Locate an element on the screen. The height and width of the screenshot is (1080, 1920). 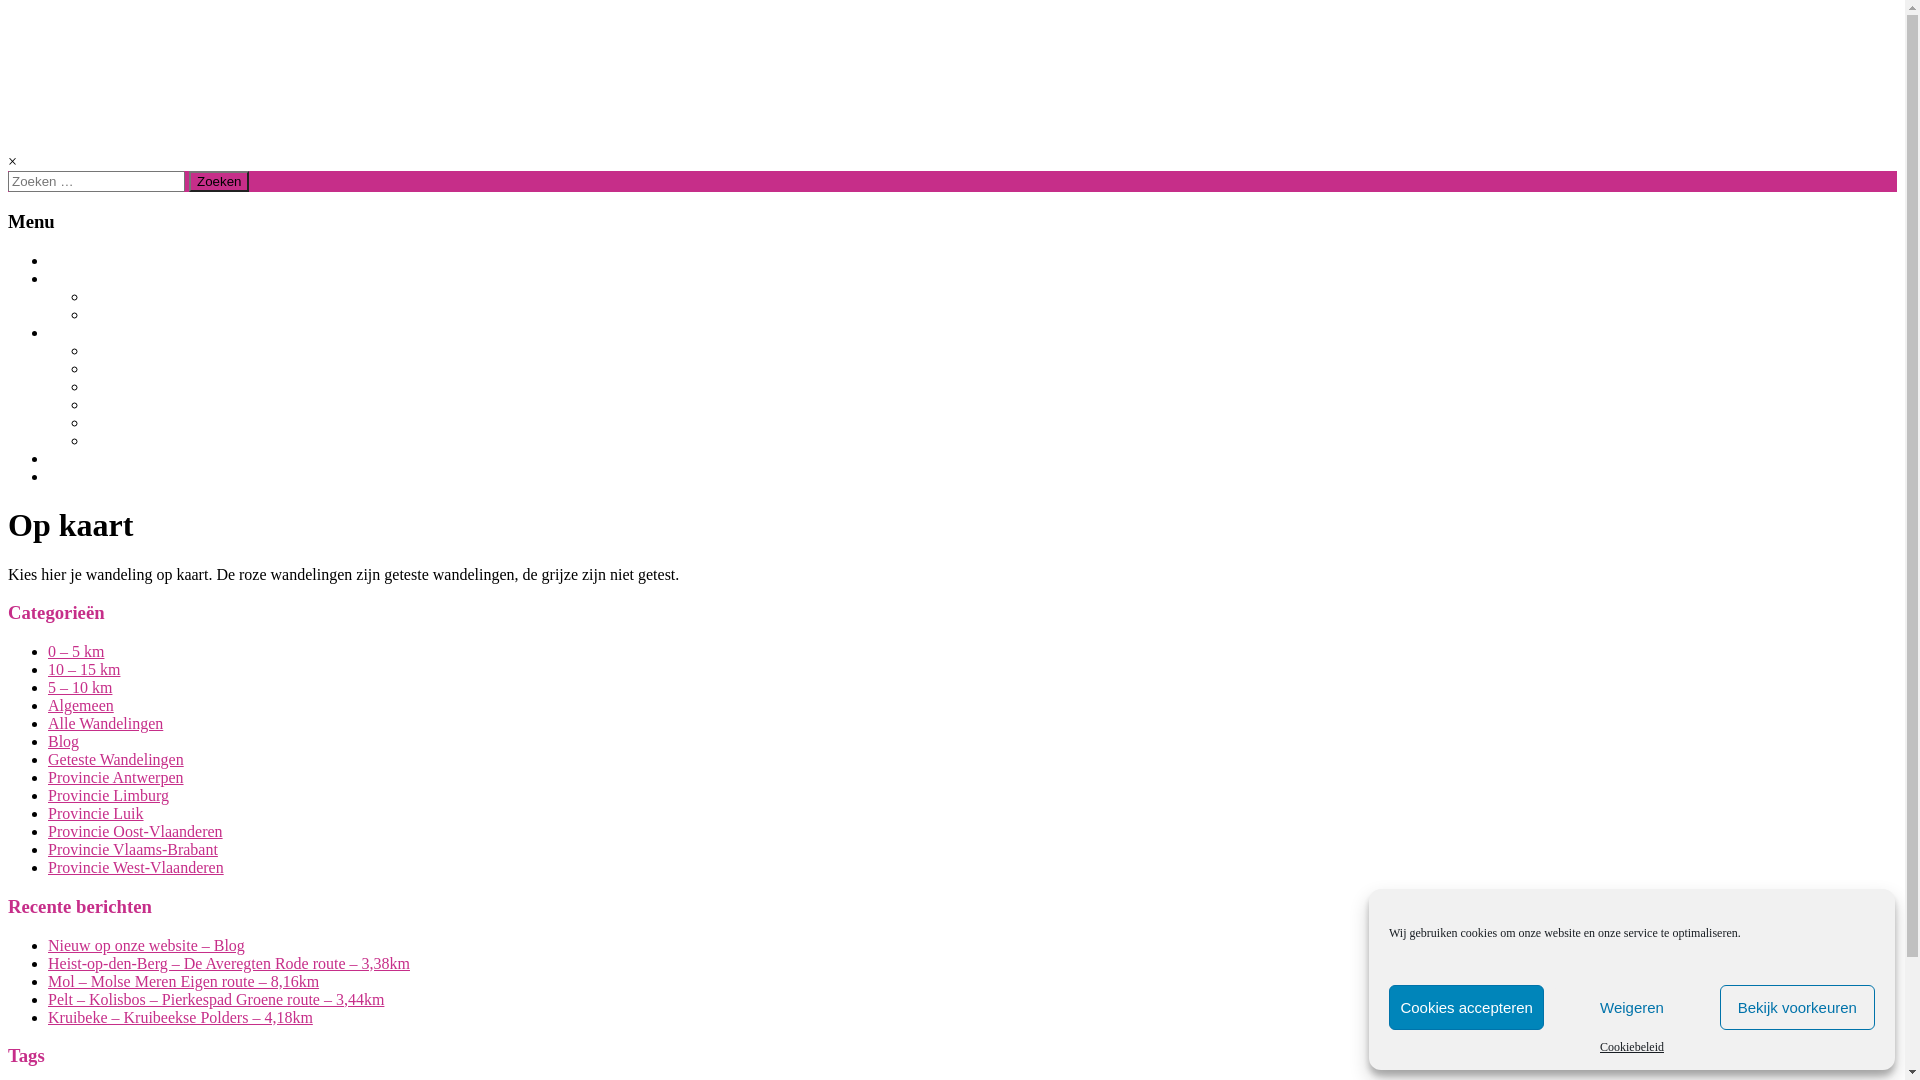
'Alle Wandelingen' is located at coordinates (104, 723).